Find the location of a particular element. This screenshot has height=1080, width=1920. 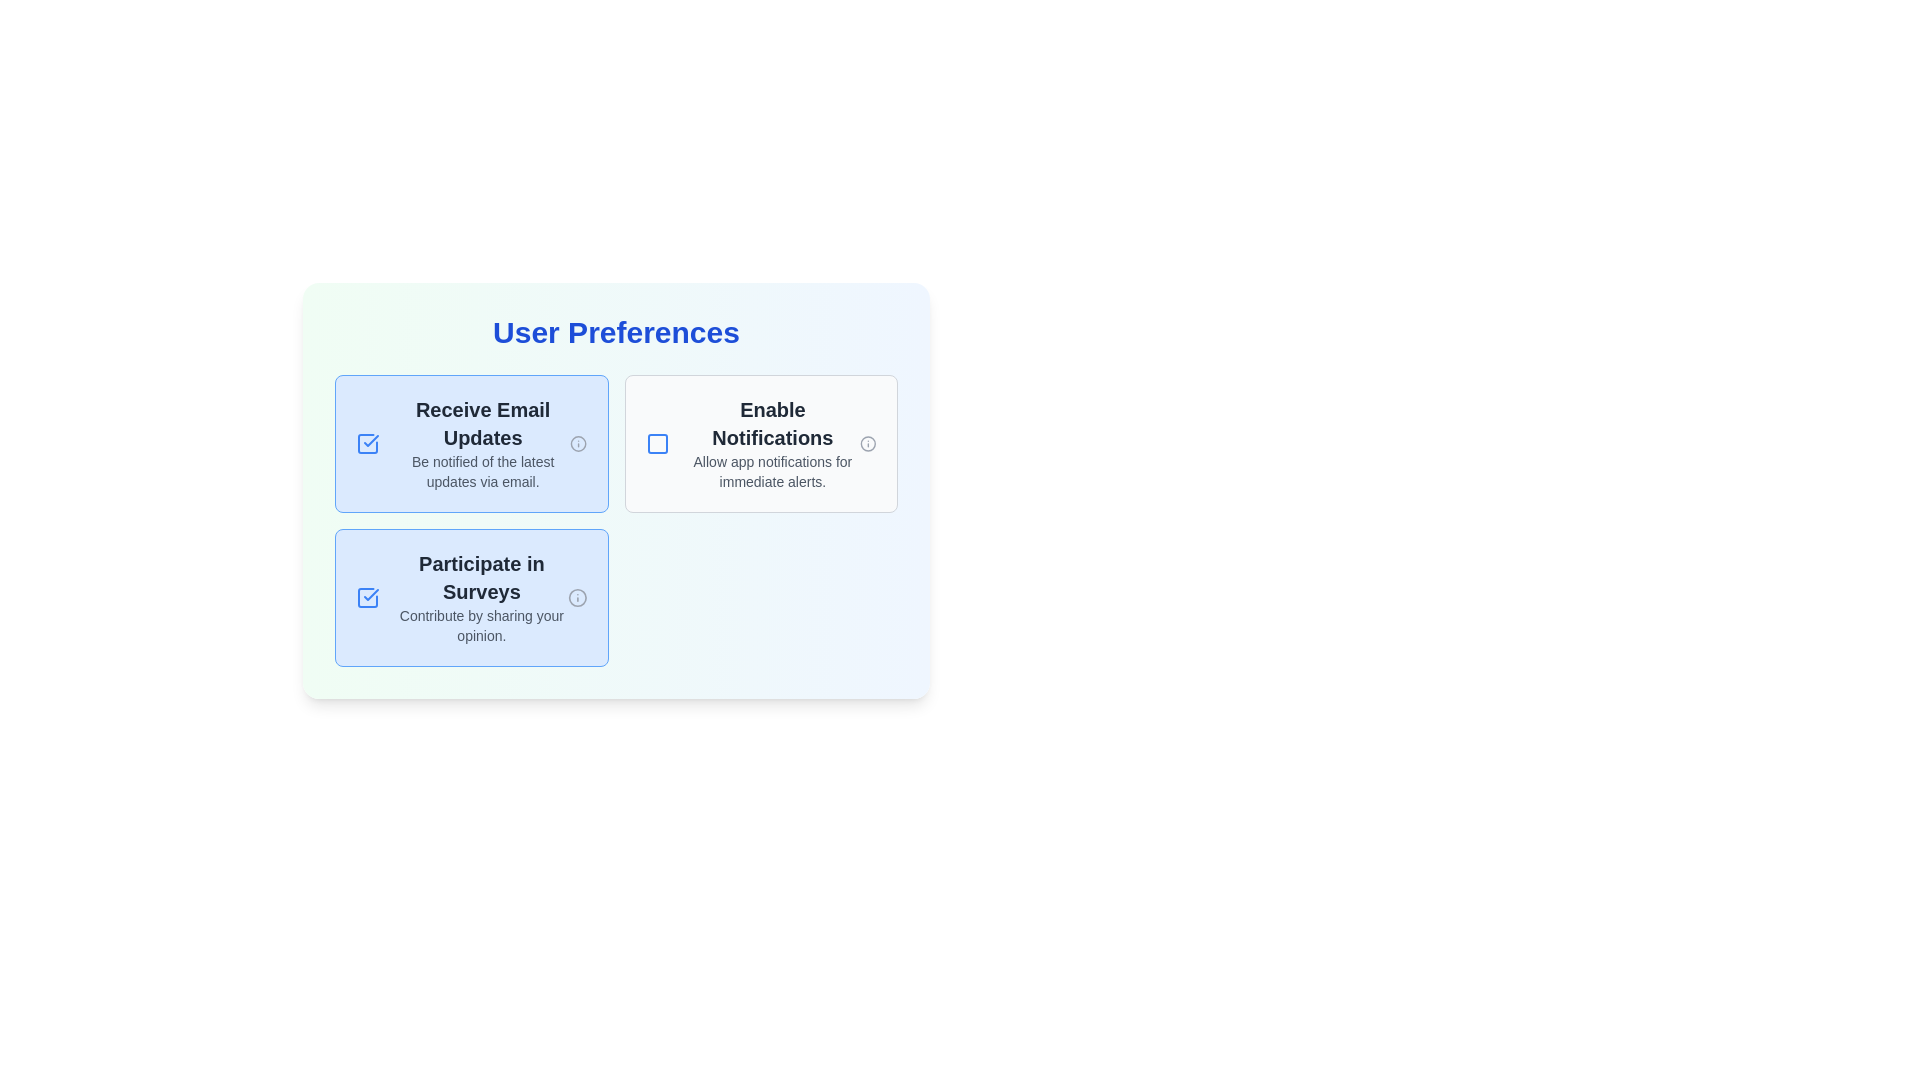

the explanatory label for the email updates preference option located in the top-left corner of the user preferences grid is located at coordinates (483, 442).